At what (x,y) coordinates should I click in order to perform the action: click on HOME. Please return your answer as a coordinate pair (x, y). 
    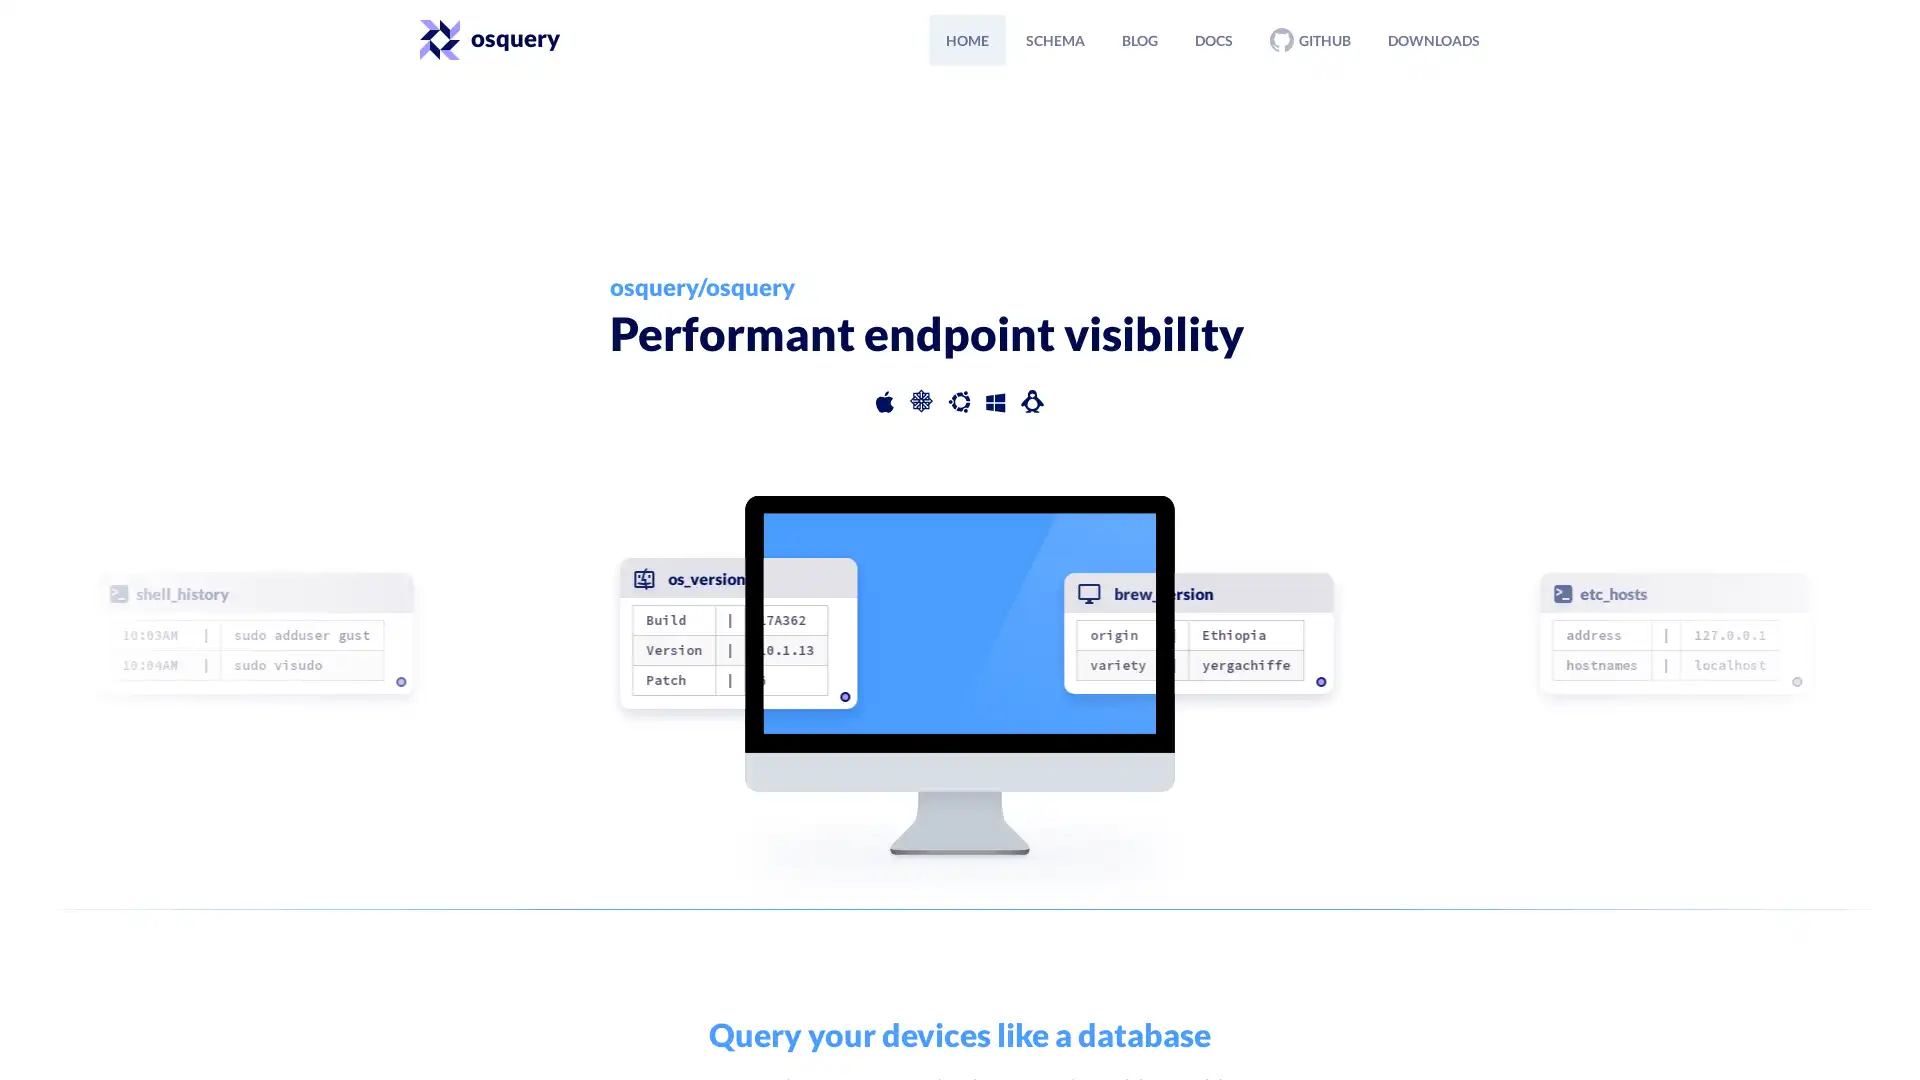
    Looking at the image, I should click on (967, 39).